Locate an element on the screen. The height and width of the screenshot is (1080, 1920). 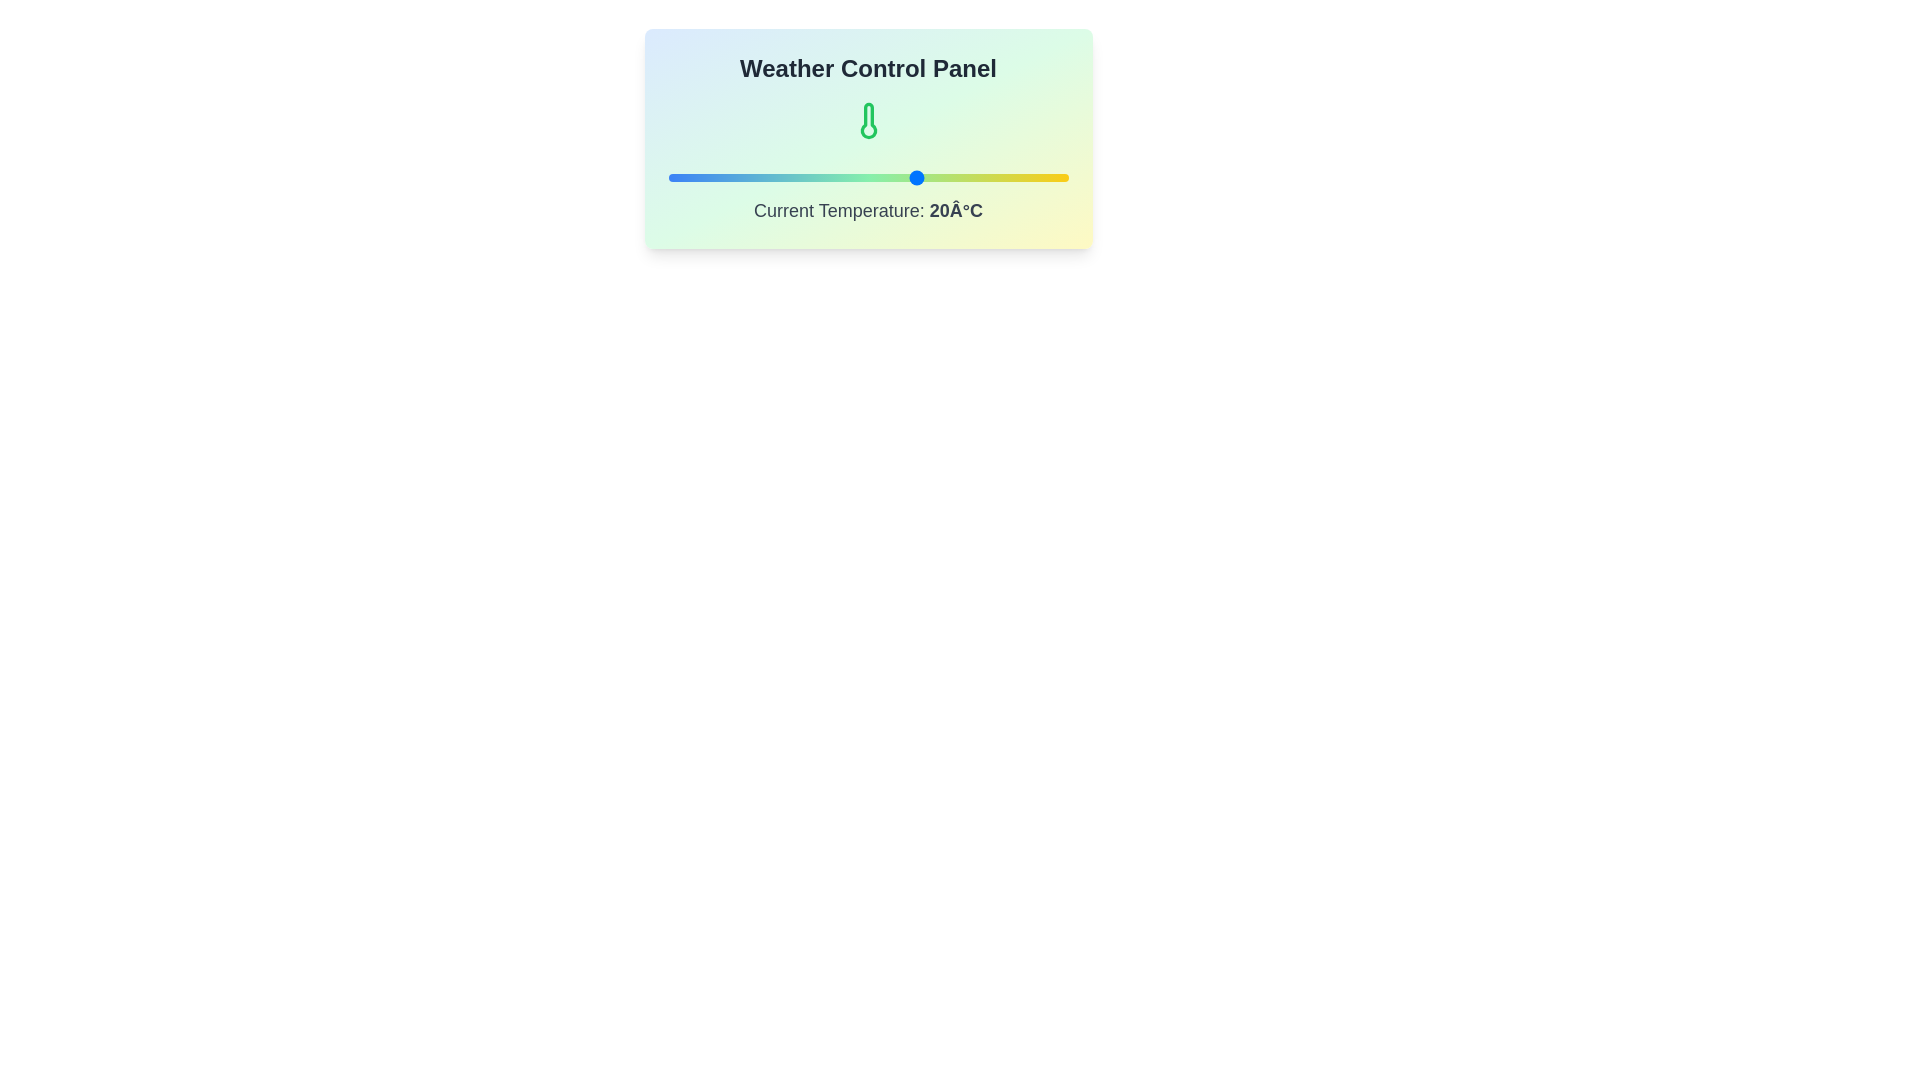
the temperature to 28°C using the slider is located at coordinates (957, 176).